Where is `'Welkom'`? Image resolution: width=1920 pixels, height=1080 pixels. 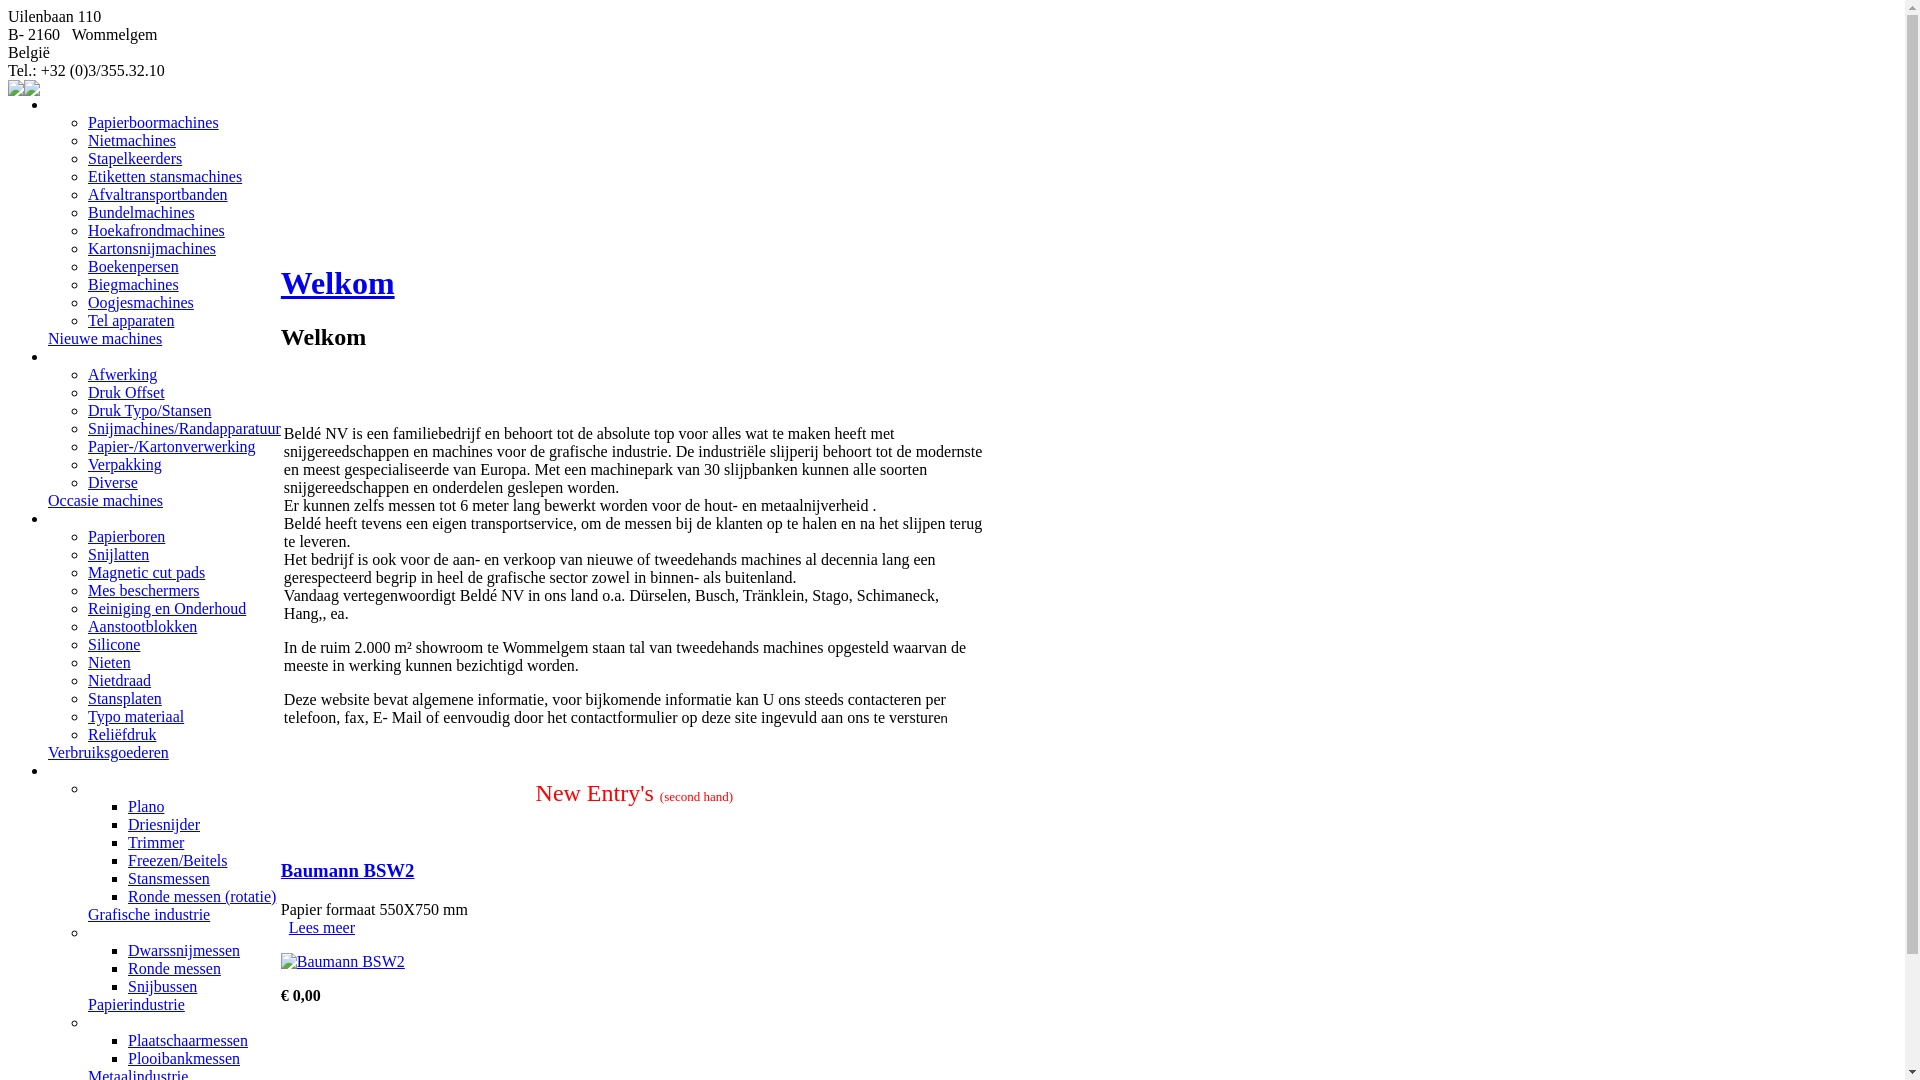
'Welkom' is located at coordinates (337, 282).